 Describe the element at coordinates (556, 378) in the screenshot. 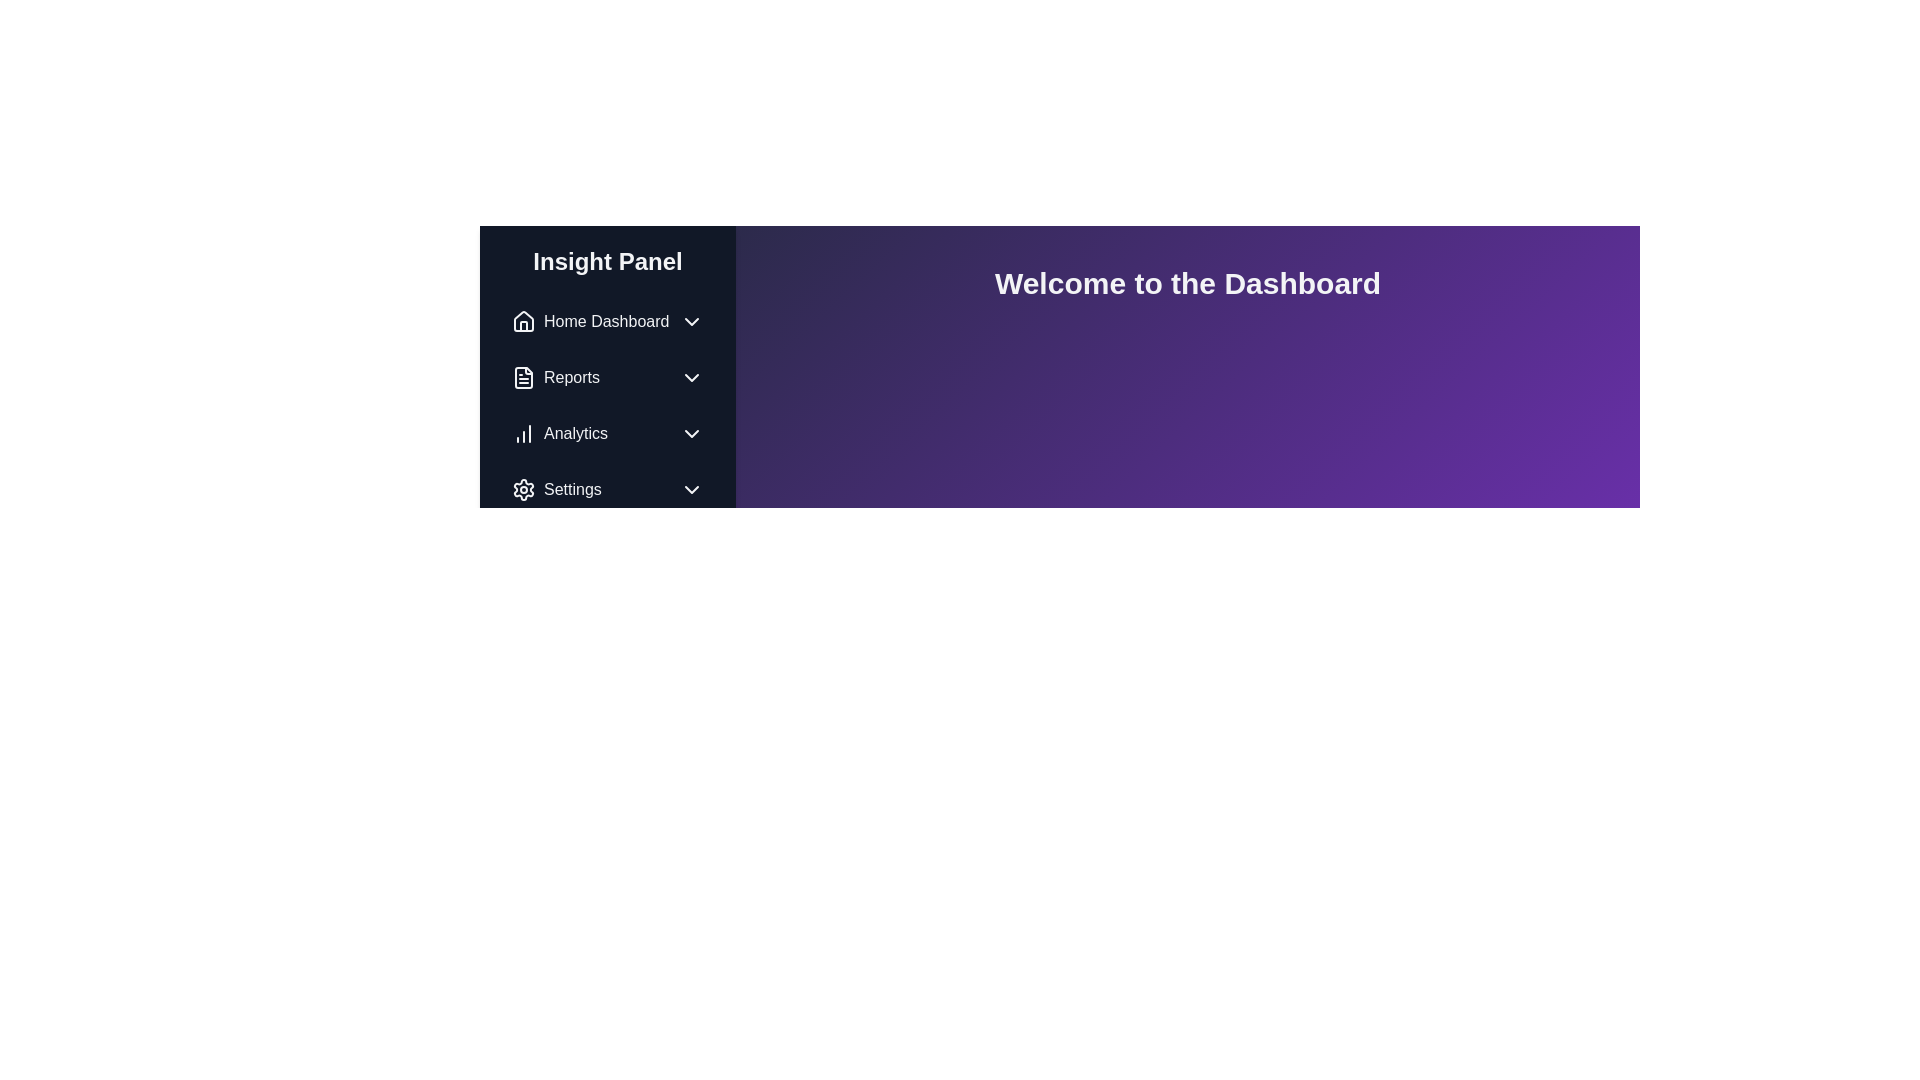

I see `the second navigation menu item for 'Reports' located in the left-hand navigation panel` at that location.